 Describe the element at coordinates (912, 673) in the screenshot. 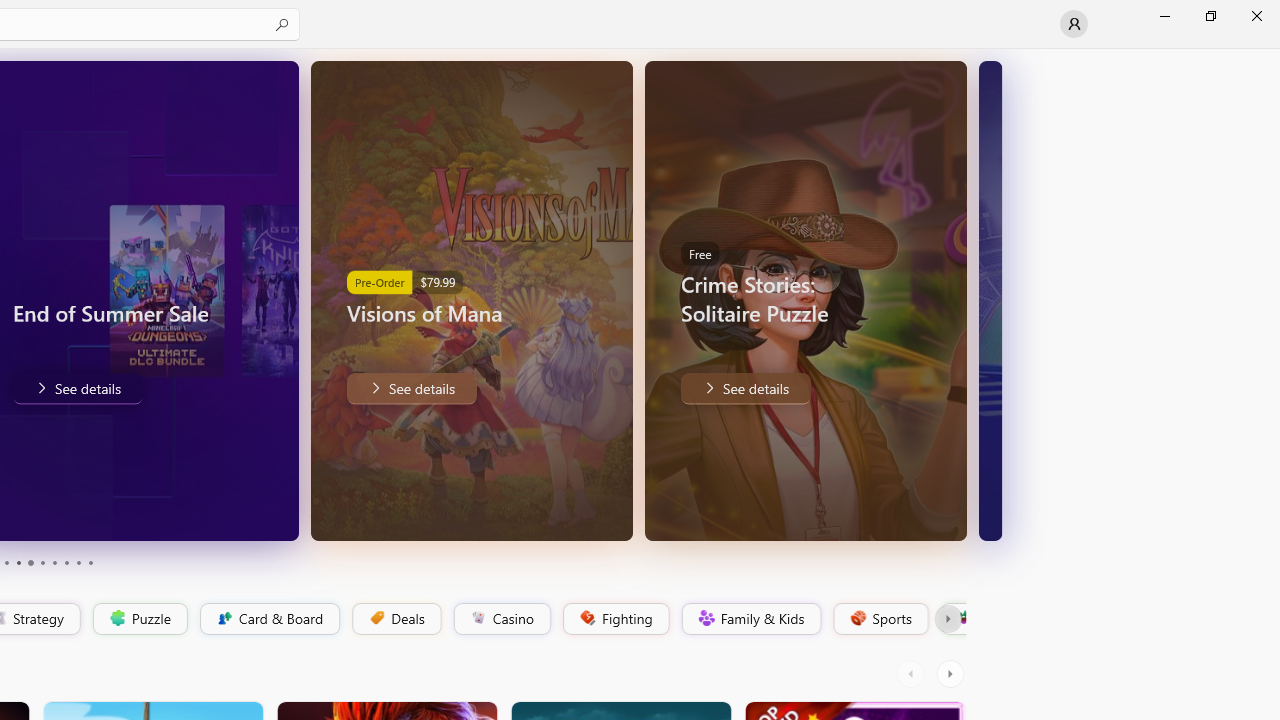

I see `'AutomationID: LeftScrollButton'` at that location.